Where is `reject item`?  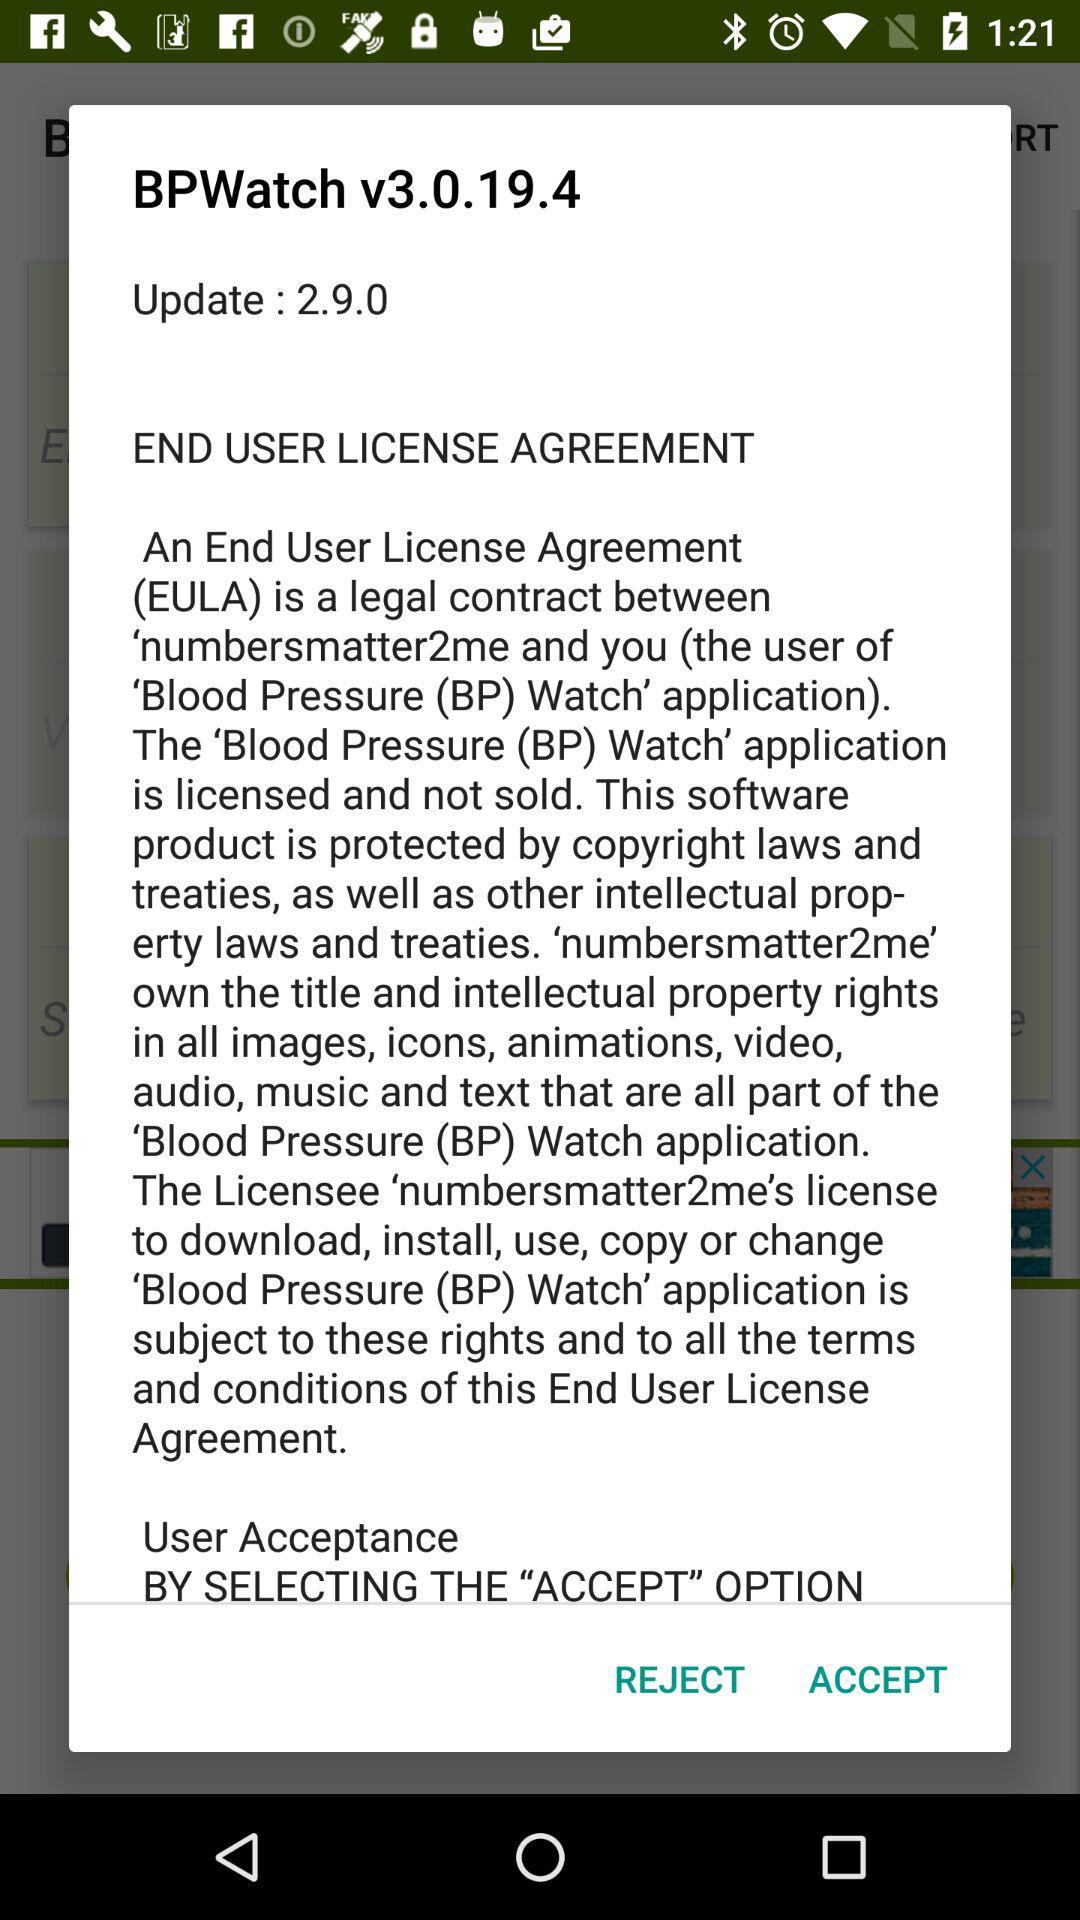 reject item is located at coordinates (678, 1678).